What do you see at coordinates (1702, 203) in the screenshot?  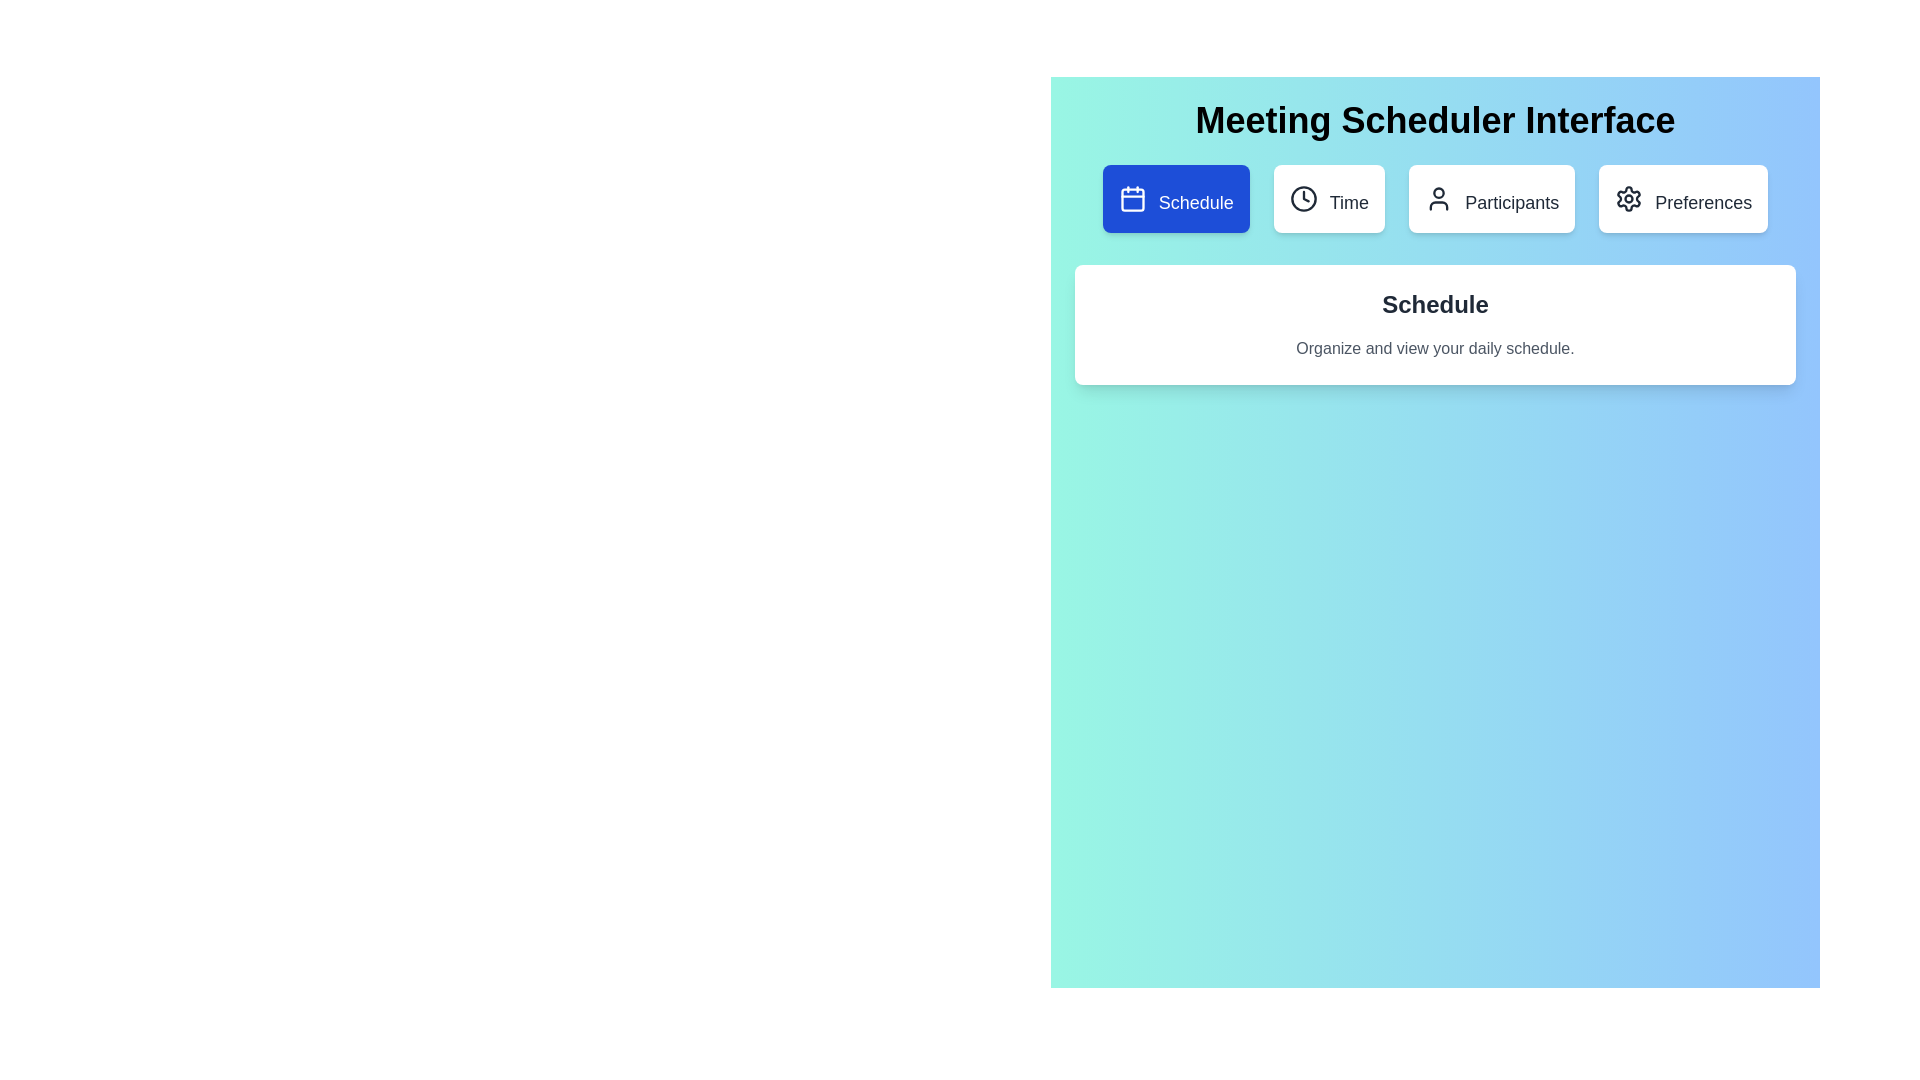 I see `the 'Preferences' label, which is a text label styled with a medium-sized font and located towards the right end of a horizontal row of similar elements` at bounding box center [1702, 203].